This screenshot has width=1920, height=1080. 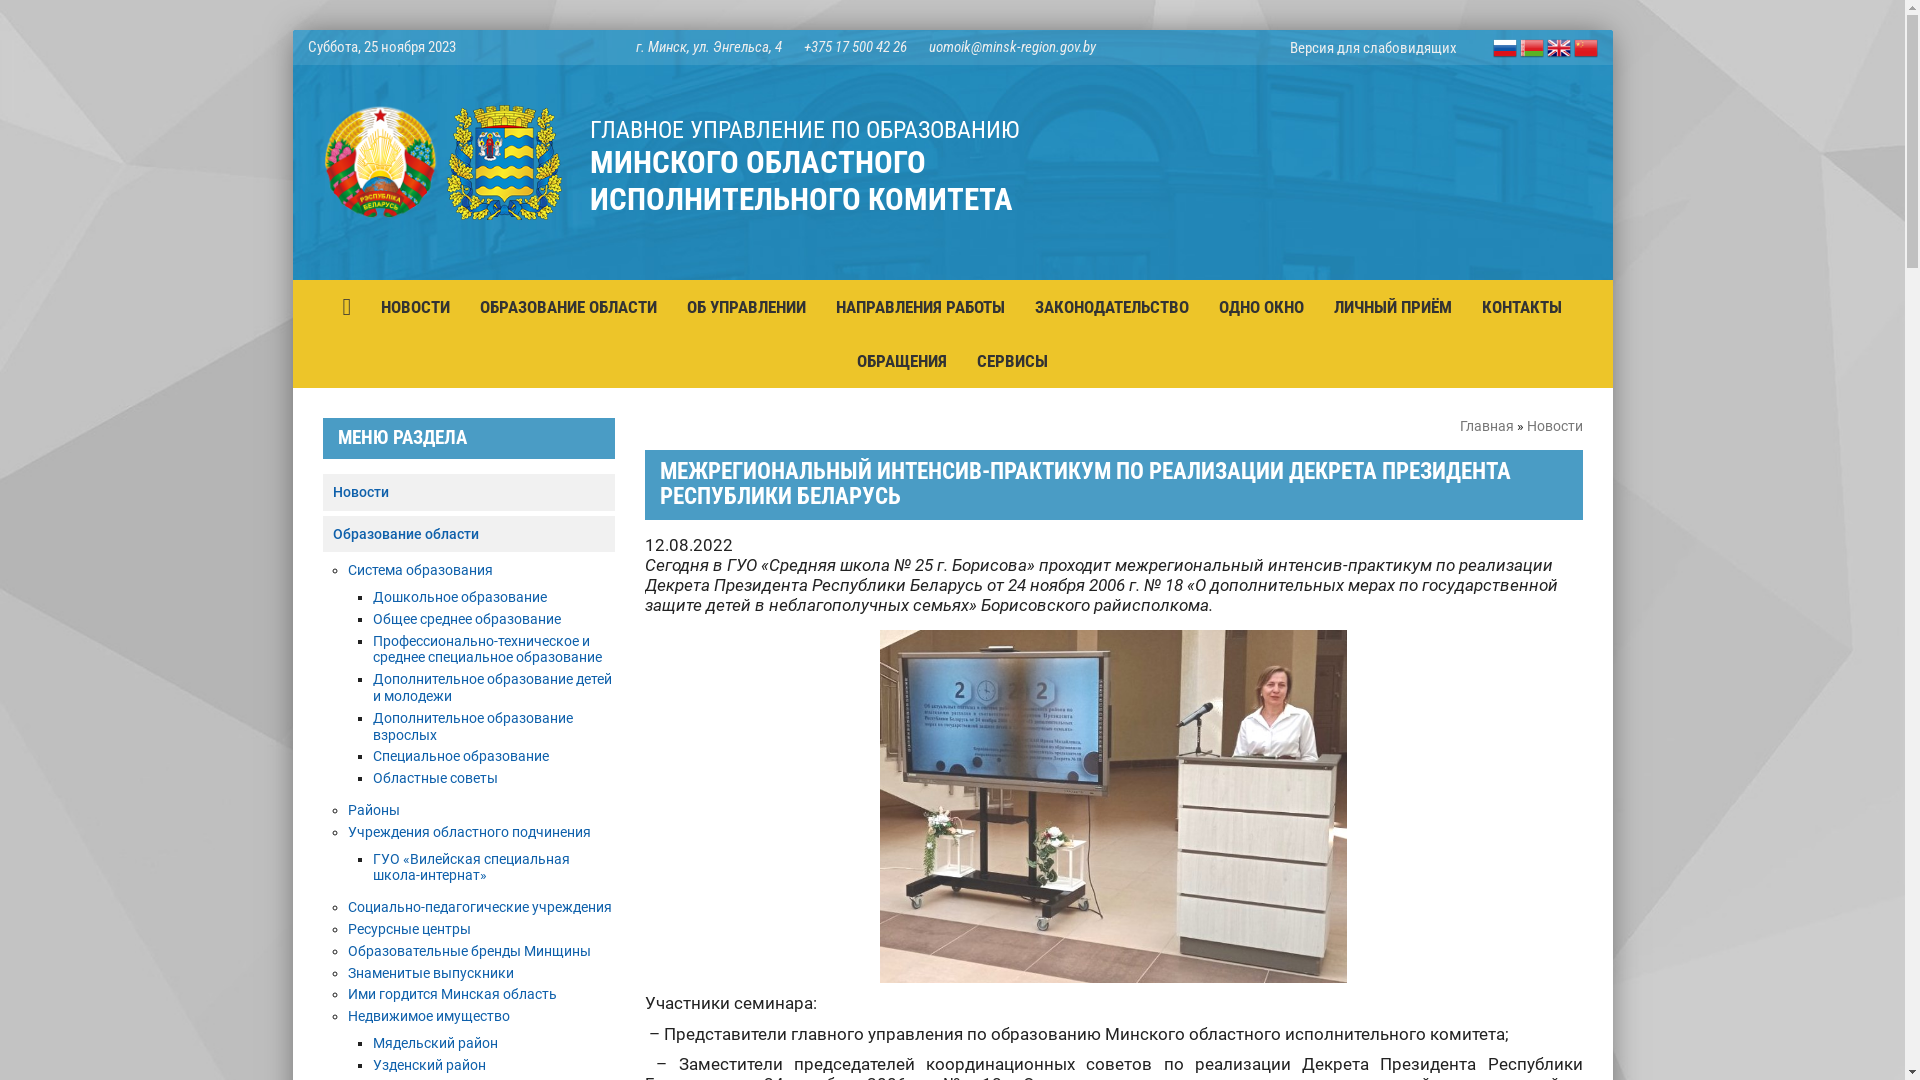 I want to click on '+375 17 500 42 26', so click(x=855, y=45).